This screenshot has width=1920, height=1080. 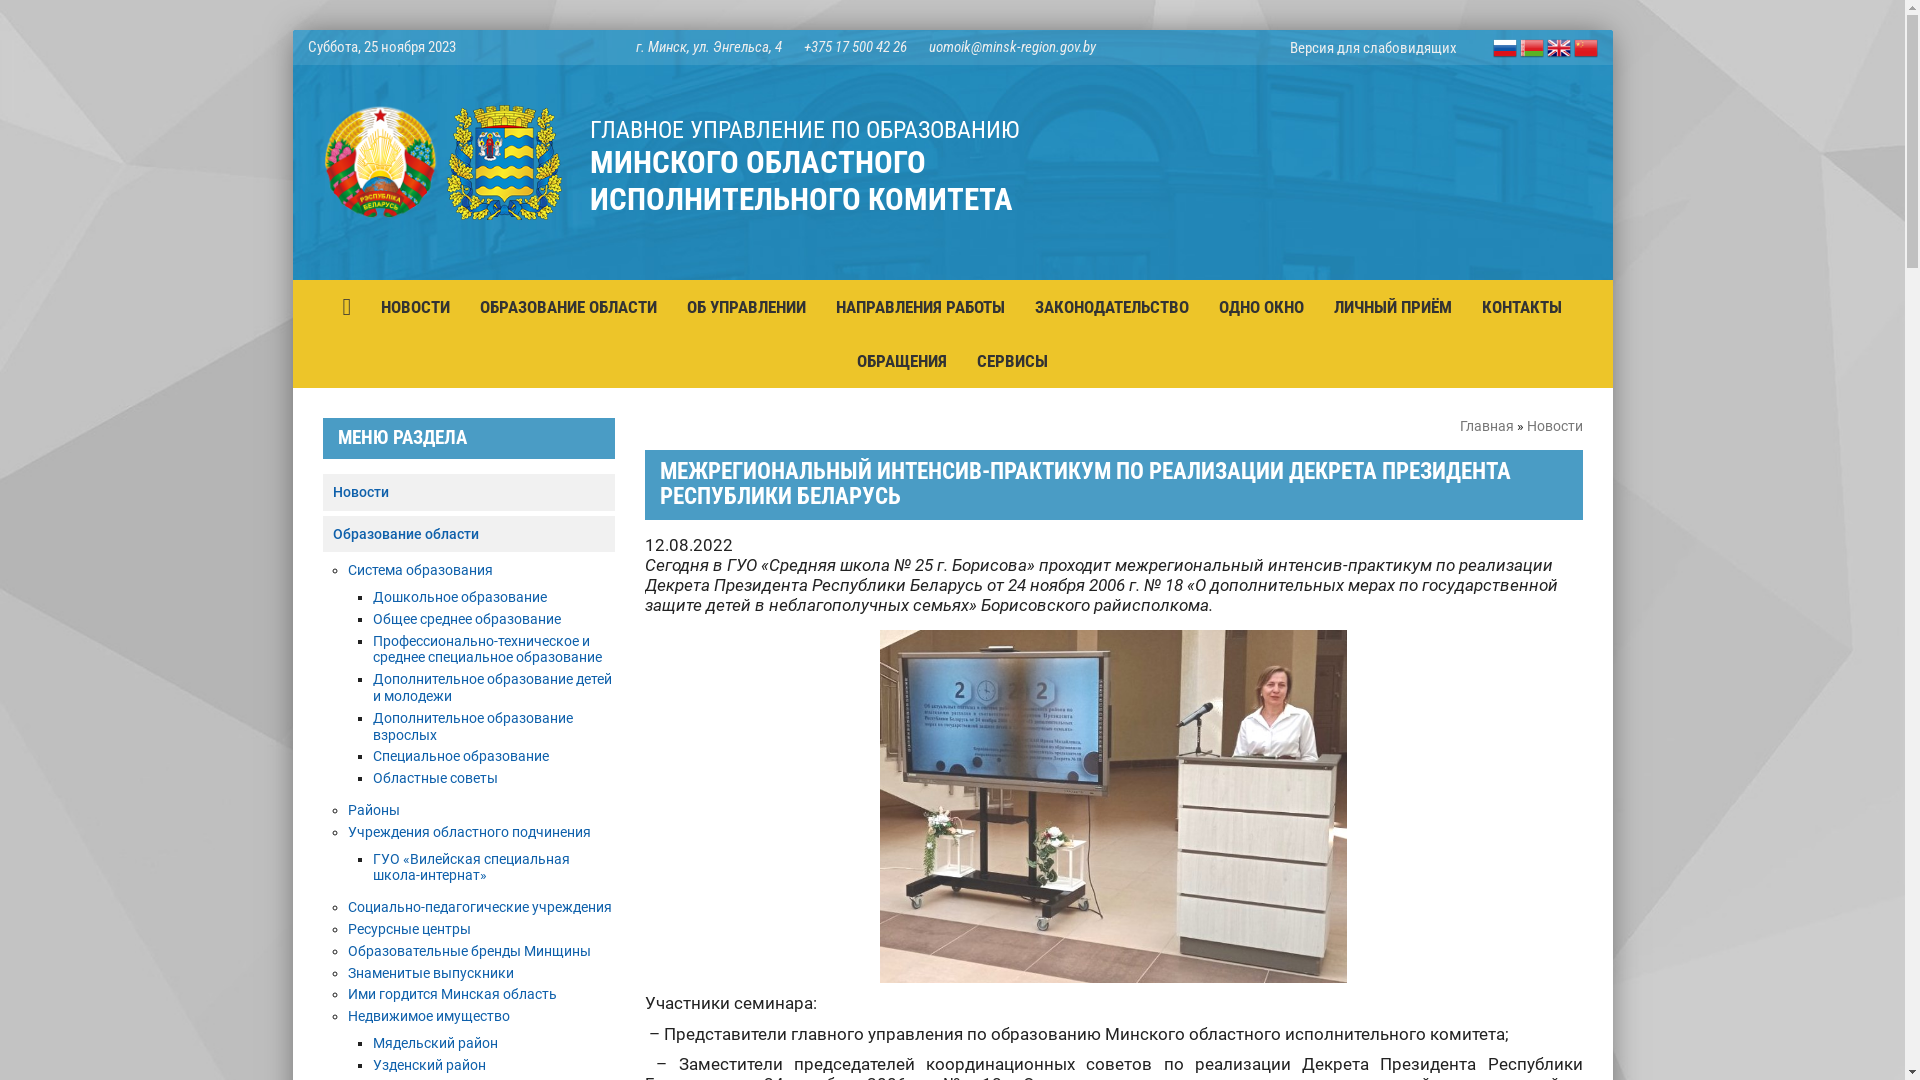 I want to click on '+375 17 500 42 26', so click(x=855, y=45).